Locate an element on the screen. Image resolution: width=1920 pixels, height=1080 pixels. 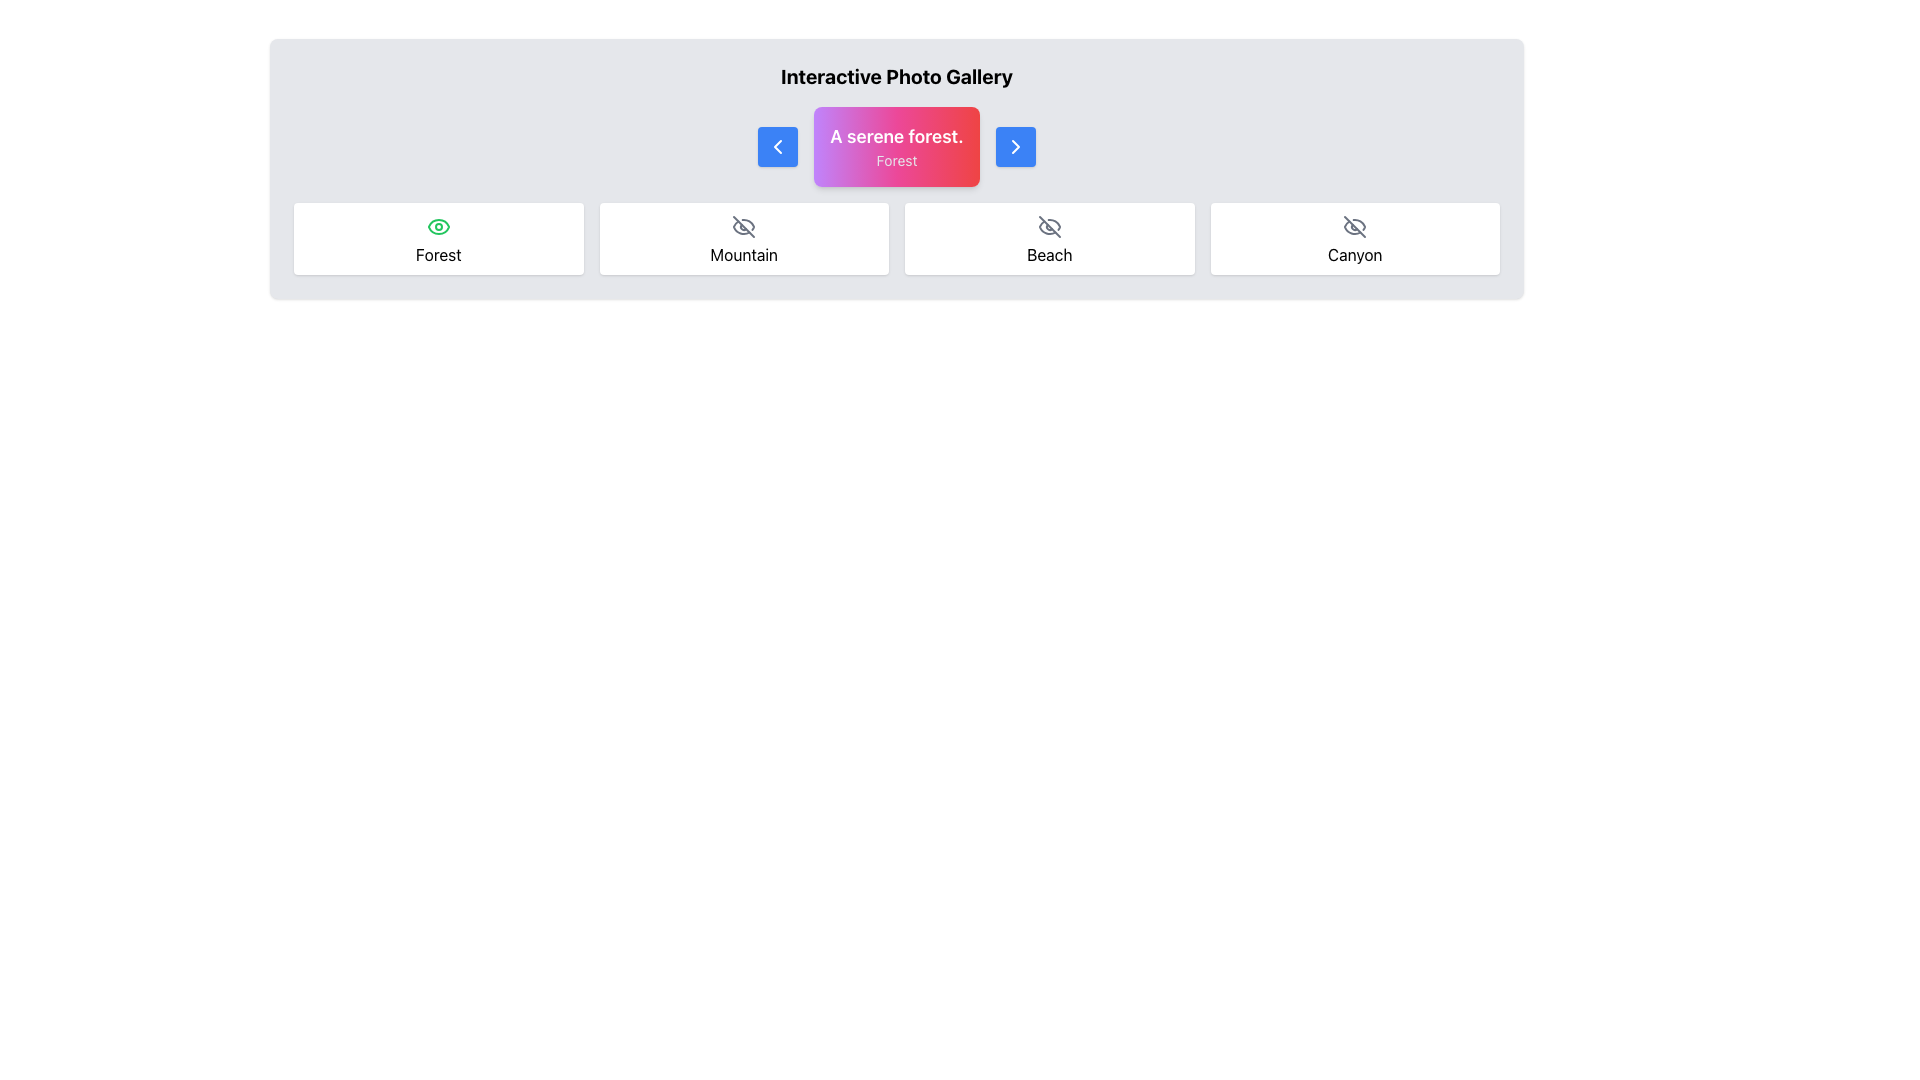
text content of the Text Label that serves as a title or header for the photo gallery section, providing context to the user about the content below is located at coordinates (896, 76).